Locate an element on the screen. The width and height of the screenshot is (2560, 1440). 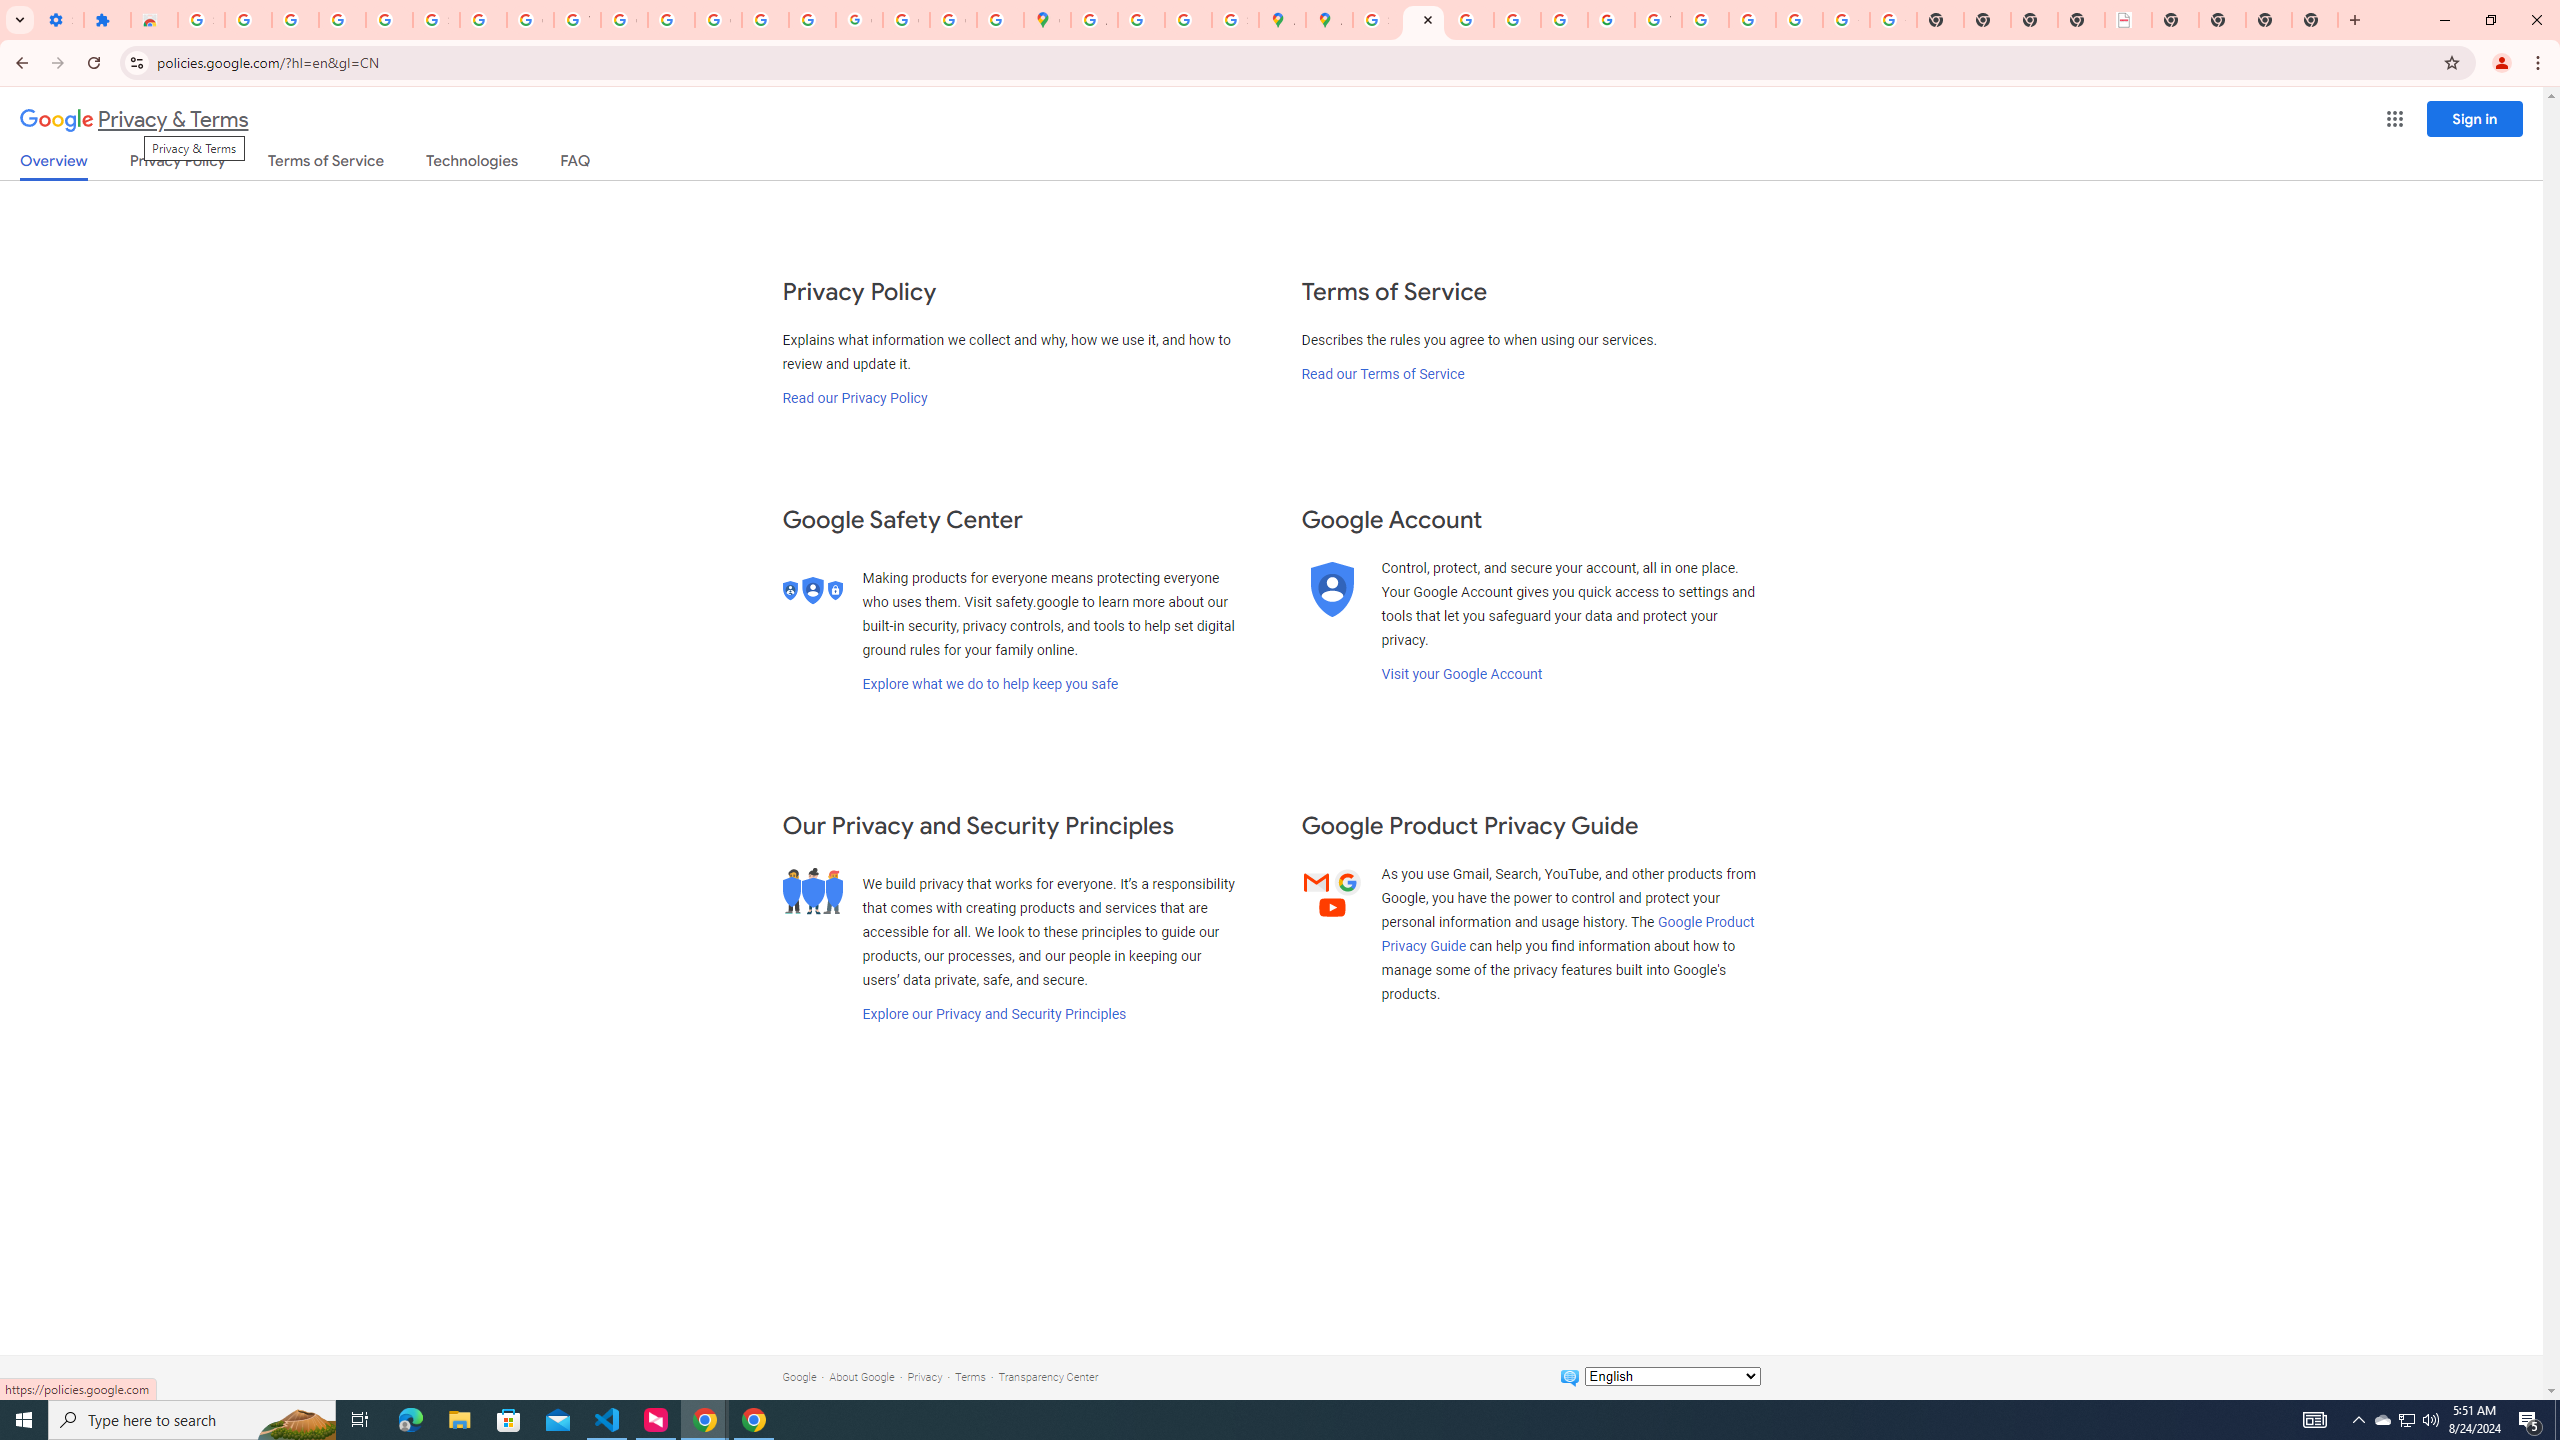
'Change language:' is located at coordinates (1671, 1374).